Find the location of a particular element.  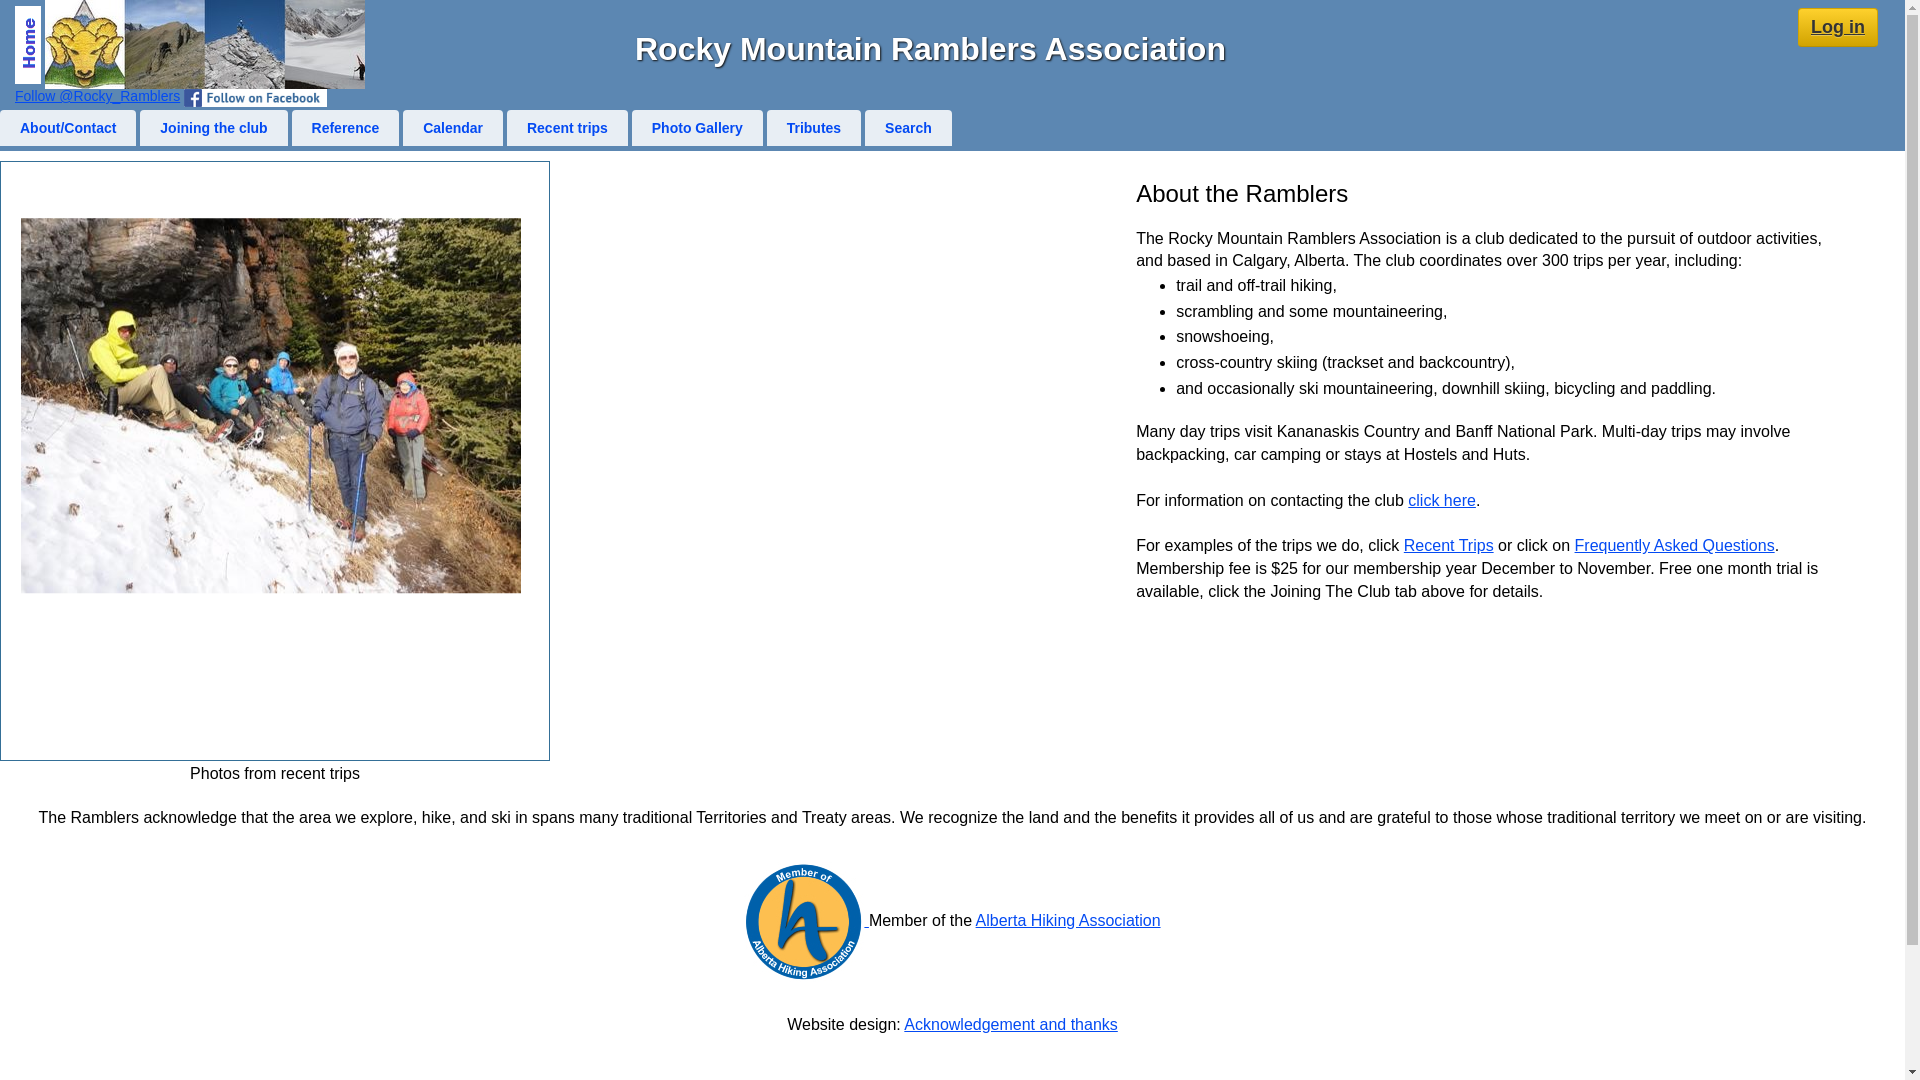

'click here' is located at coordinates (1406, 499).